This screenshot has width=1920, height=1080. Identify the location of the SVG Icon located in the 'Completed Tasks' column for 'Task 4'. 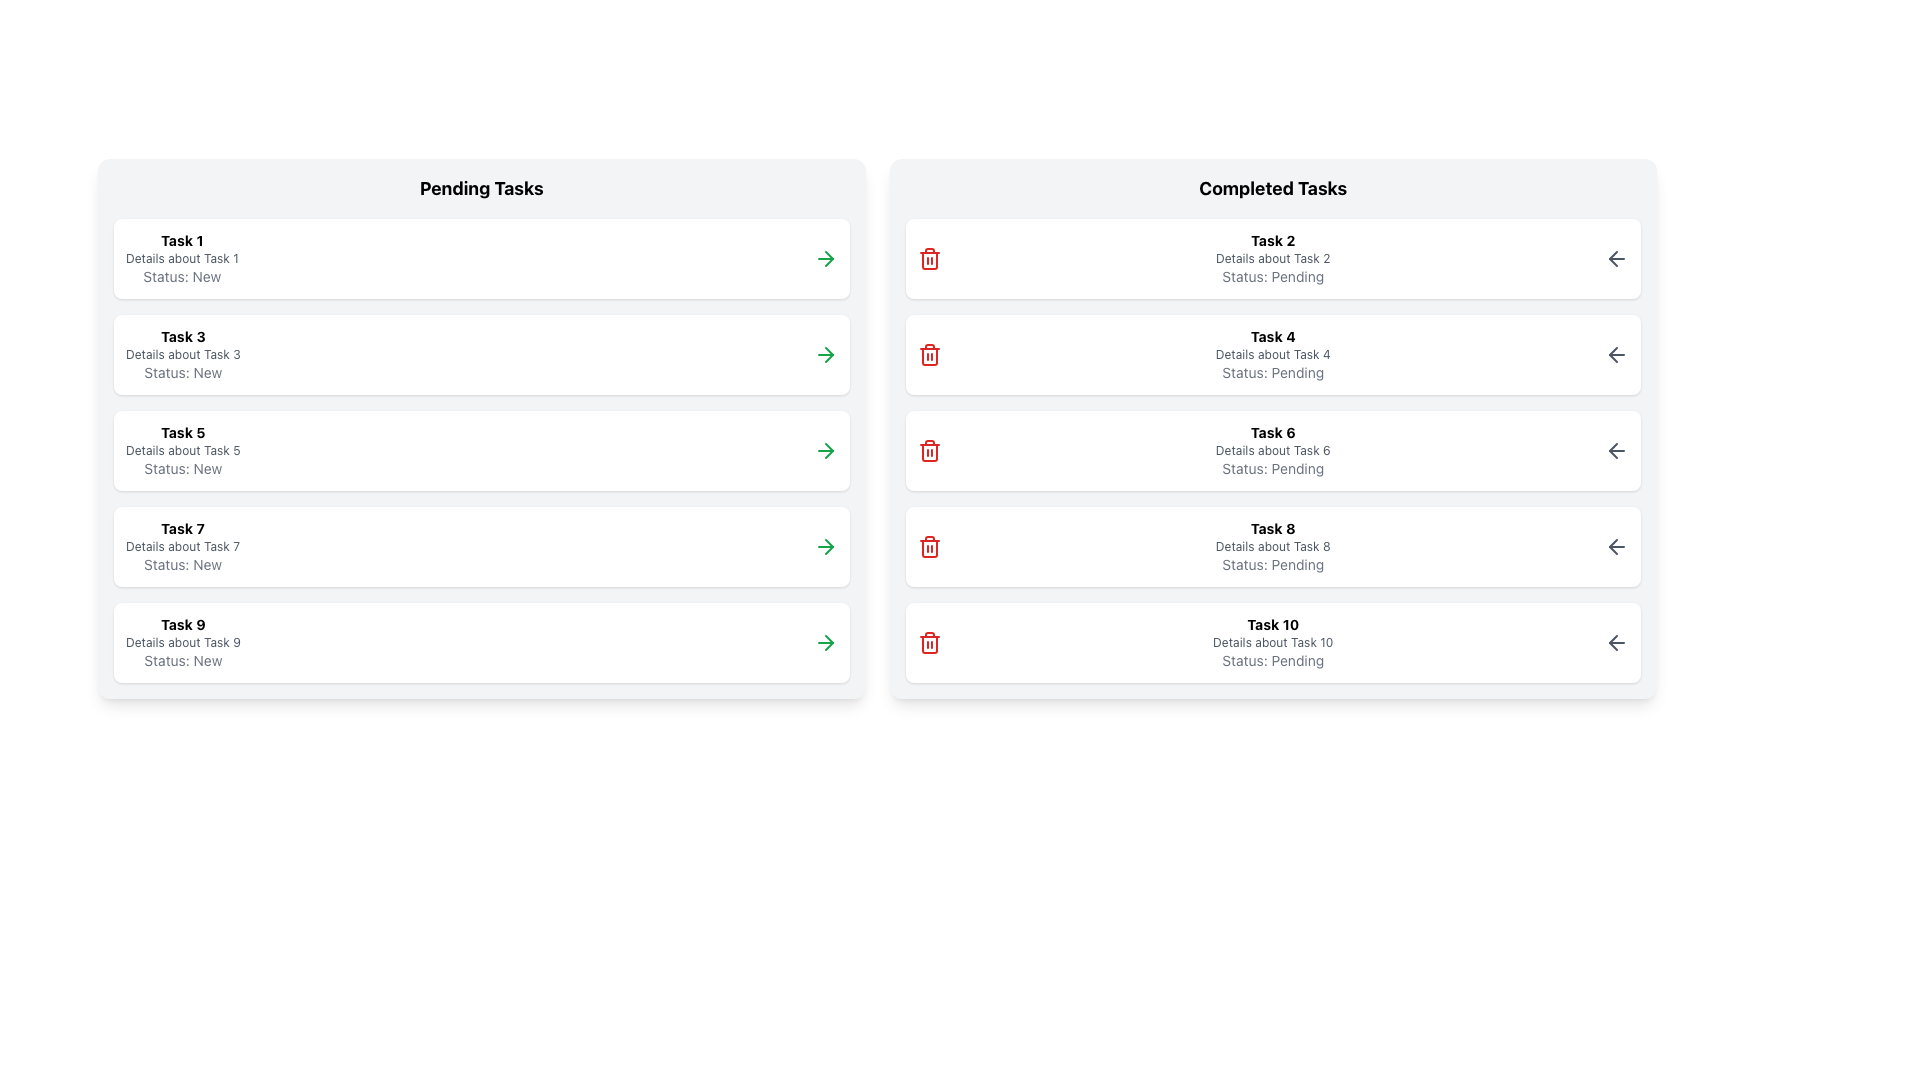
(1613, 353).